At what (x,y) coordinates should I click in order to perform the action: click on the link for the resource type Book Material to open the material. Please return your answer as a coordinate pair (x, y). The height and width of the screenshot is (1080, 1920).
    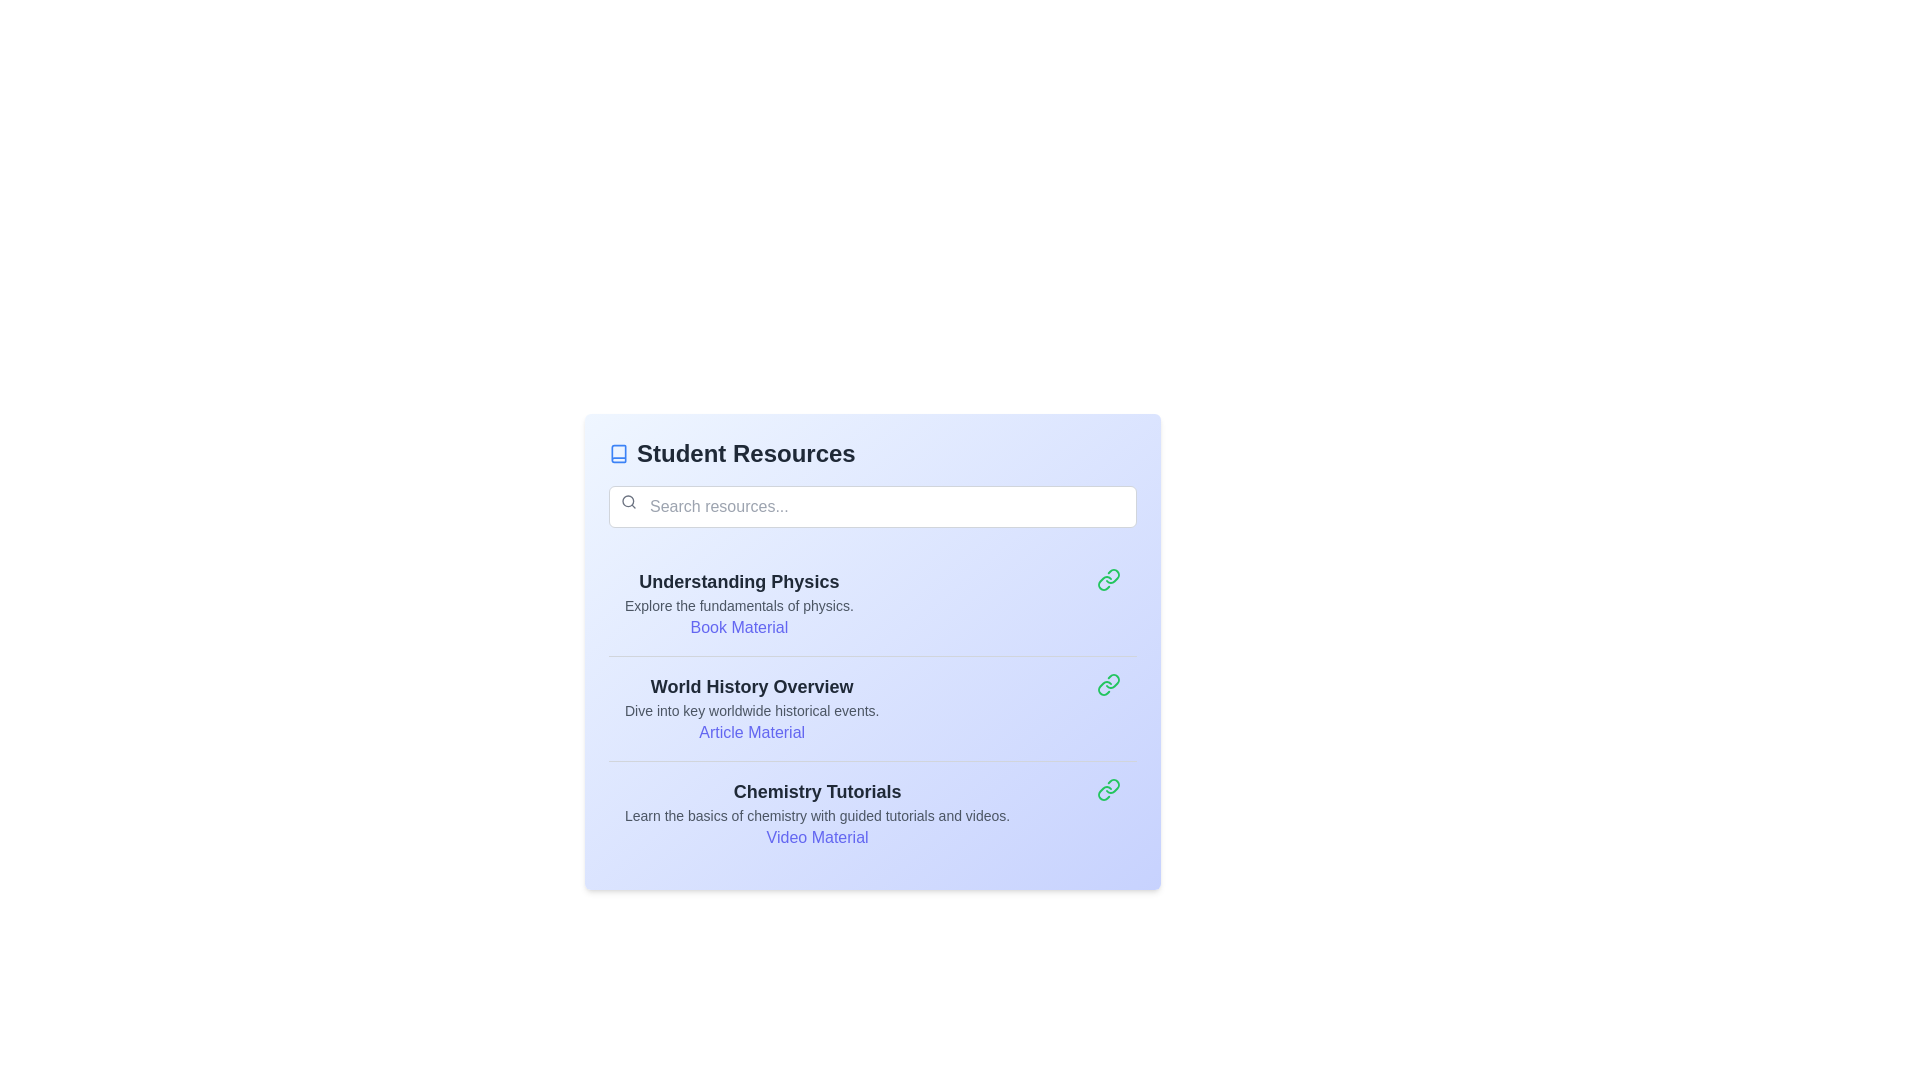
    Looking at the image, I should click on (738, 626).